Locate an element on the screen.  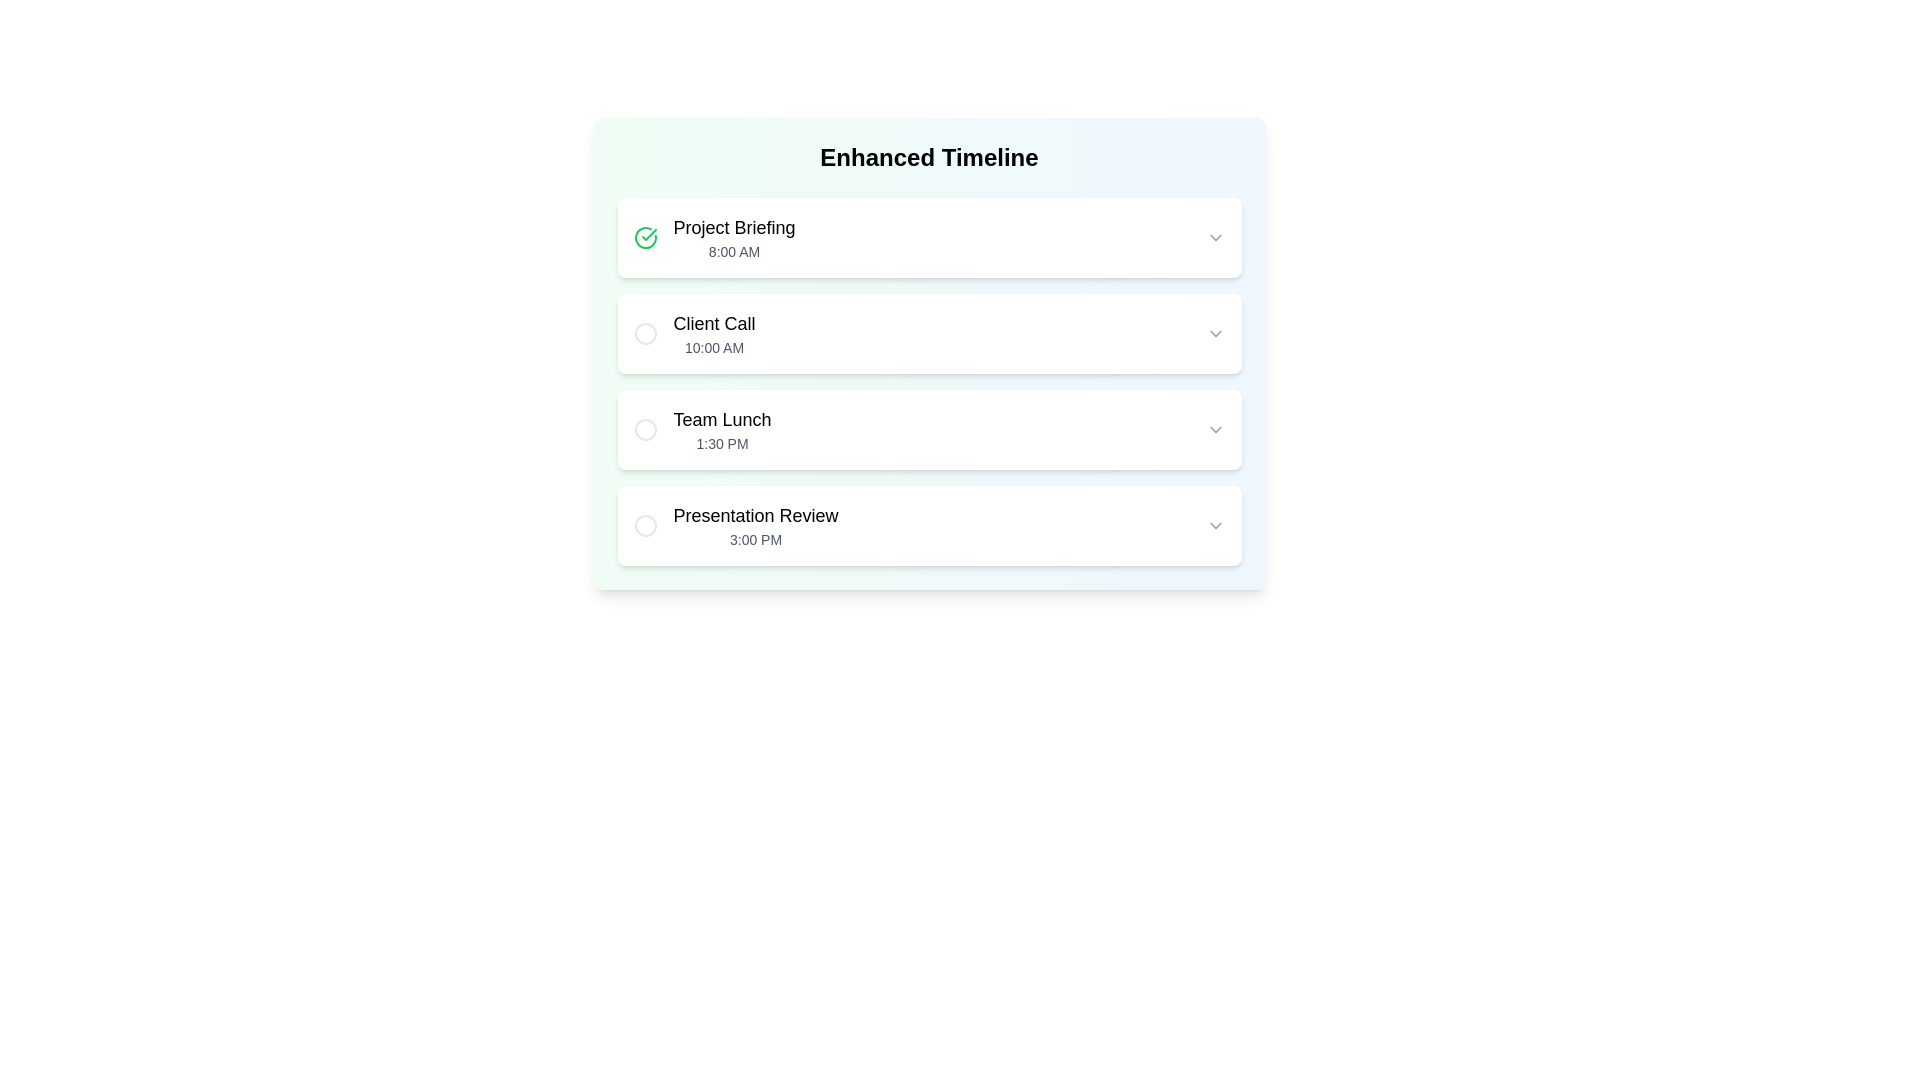
the downward-facing chevron icon located at the far-right edge of the 'Team Lunch 1:30 PM' list item in the 'Enhanced Timeline' interface is located at coordinates (1214, 428).